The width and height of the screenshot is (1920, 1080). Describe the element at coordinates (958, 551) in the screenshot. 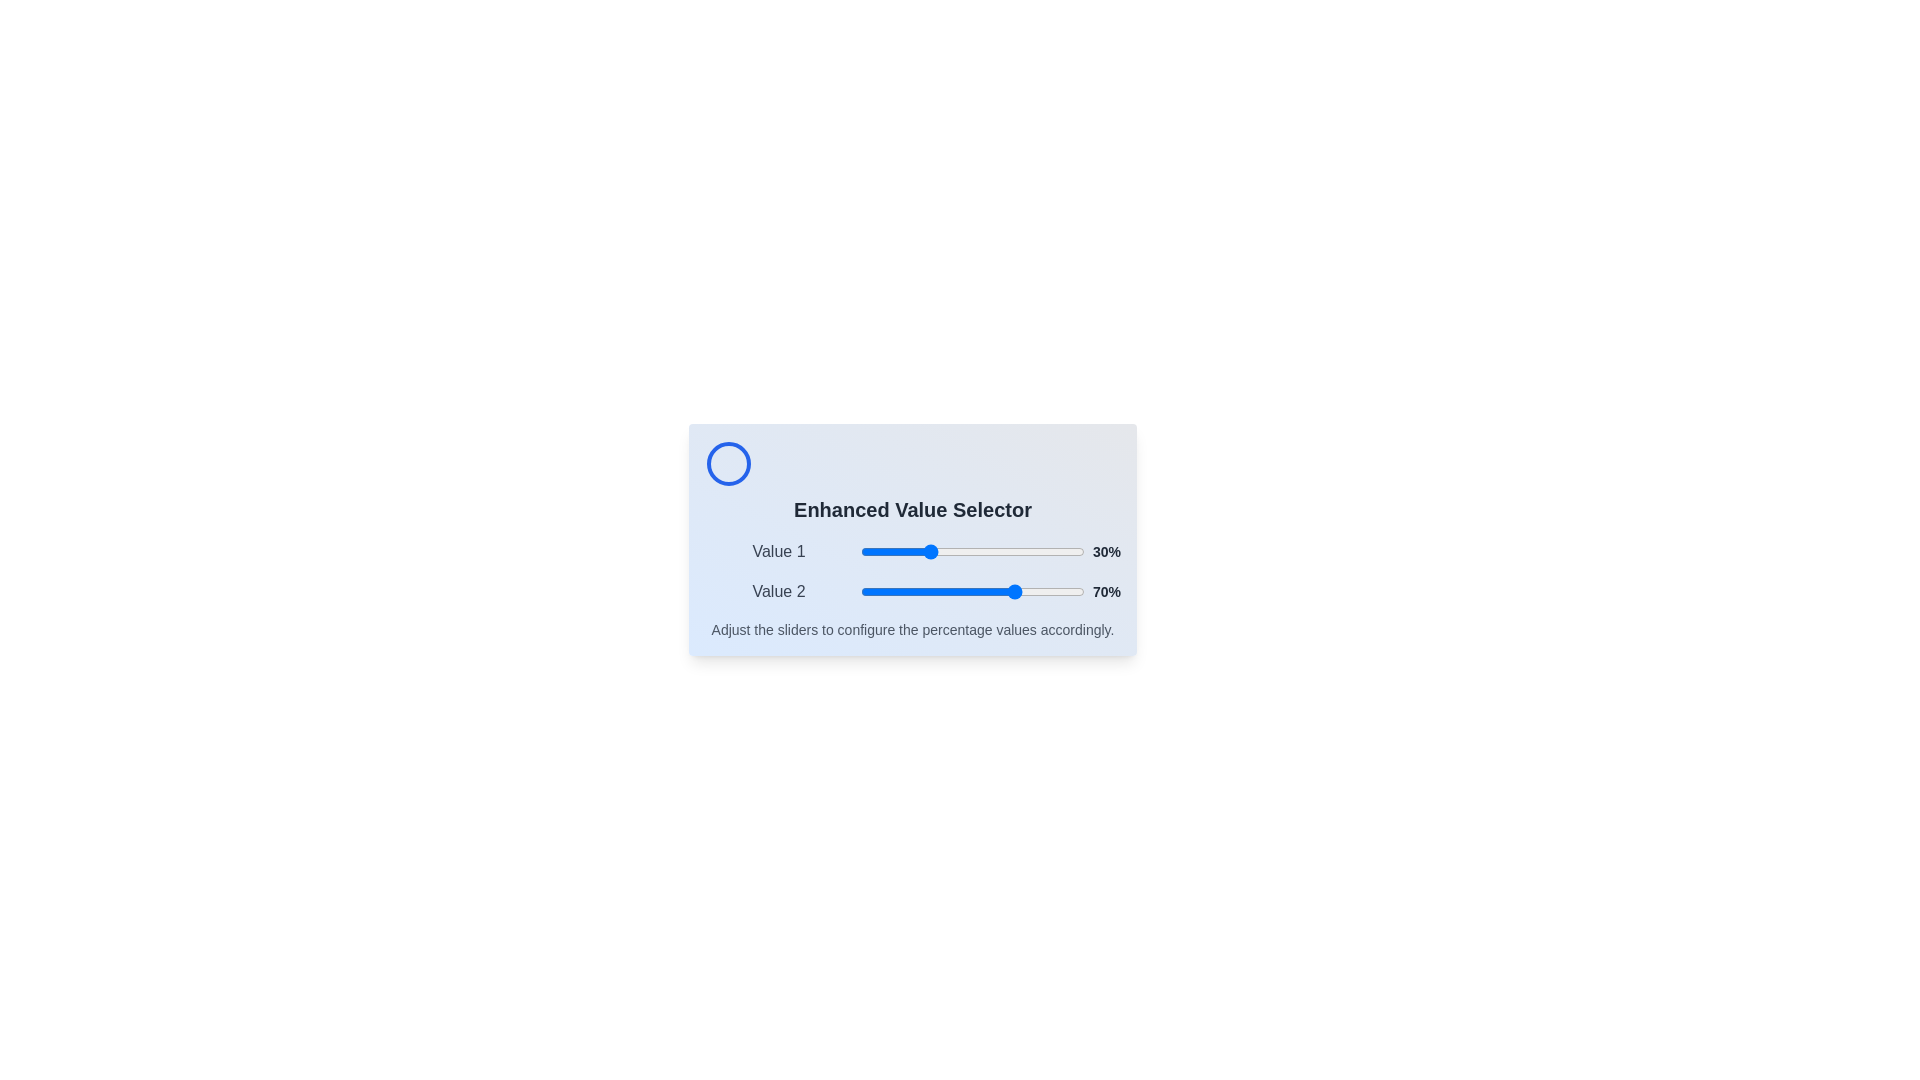

I see `the slider for Value 1 to 44%` at that location.